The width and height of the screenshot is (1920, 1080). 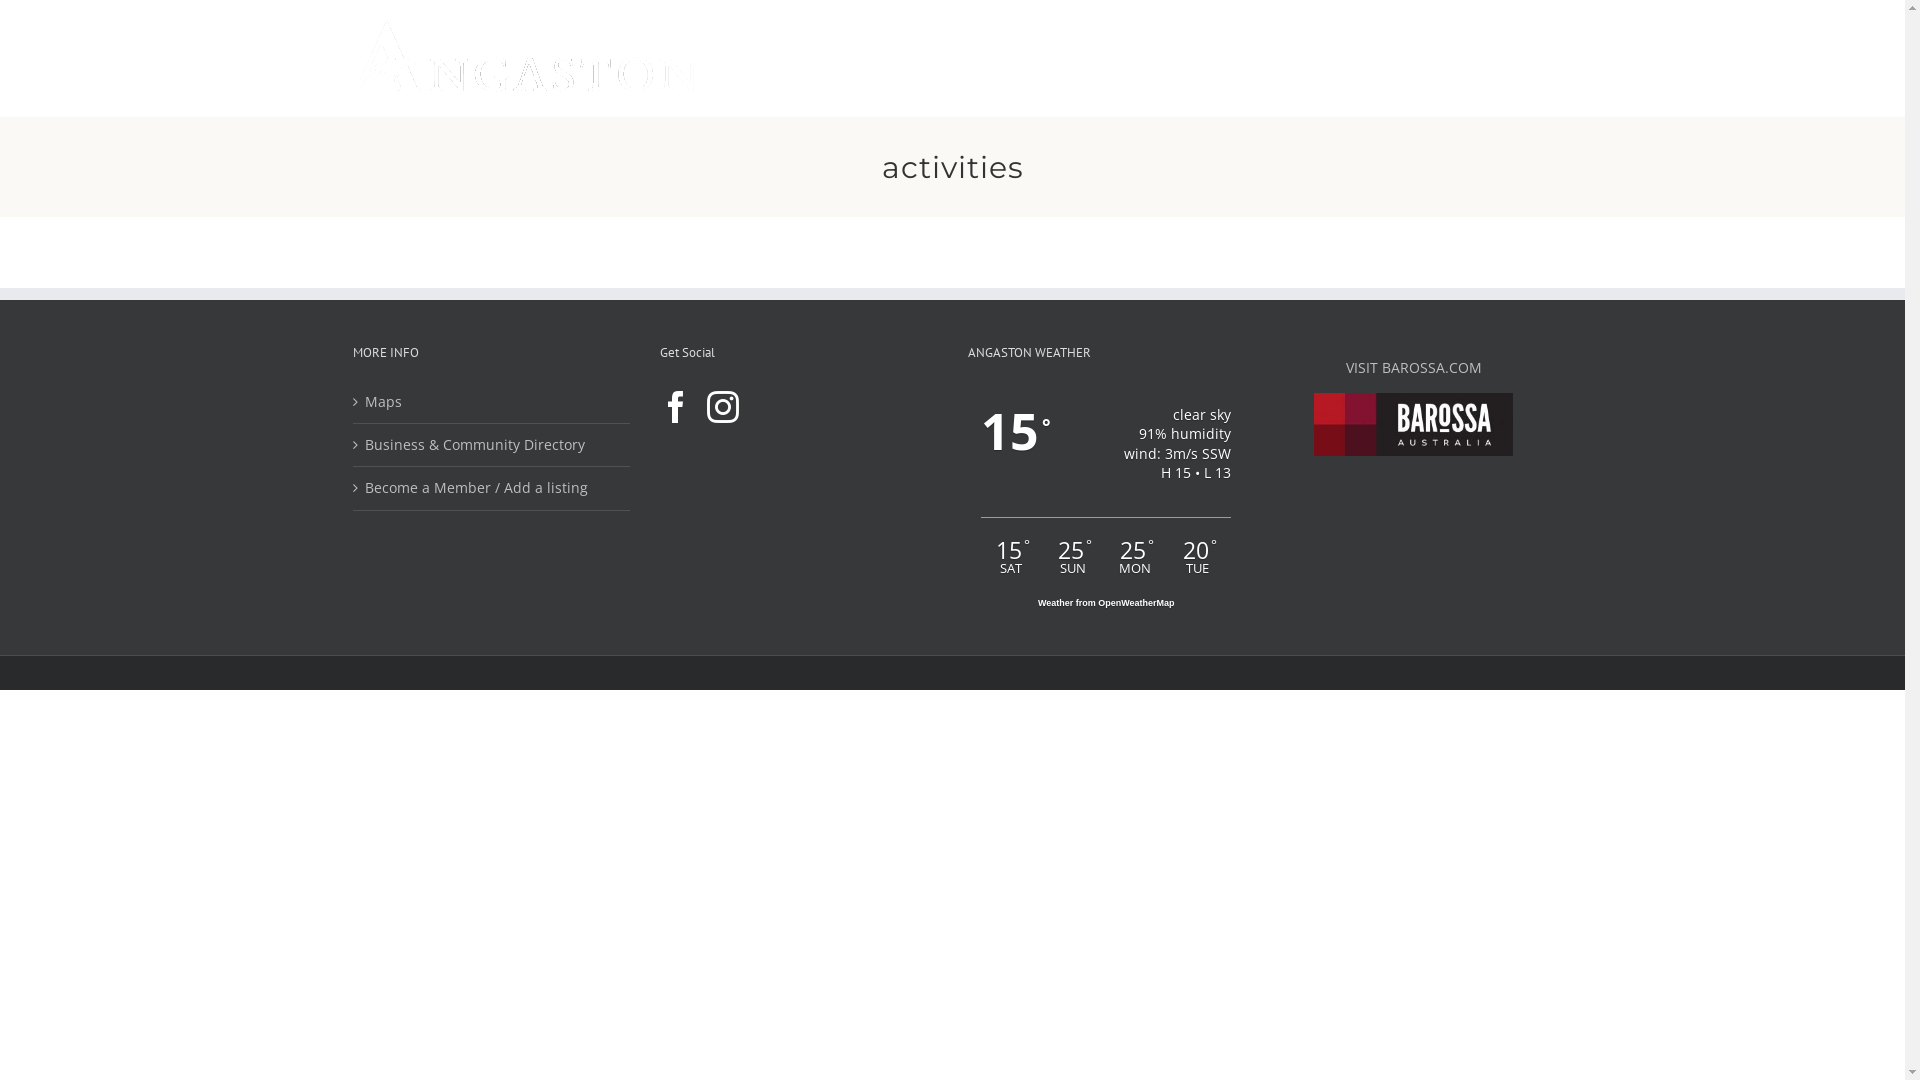 I want to click on 'WINE', so click(x=1198, y=57).